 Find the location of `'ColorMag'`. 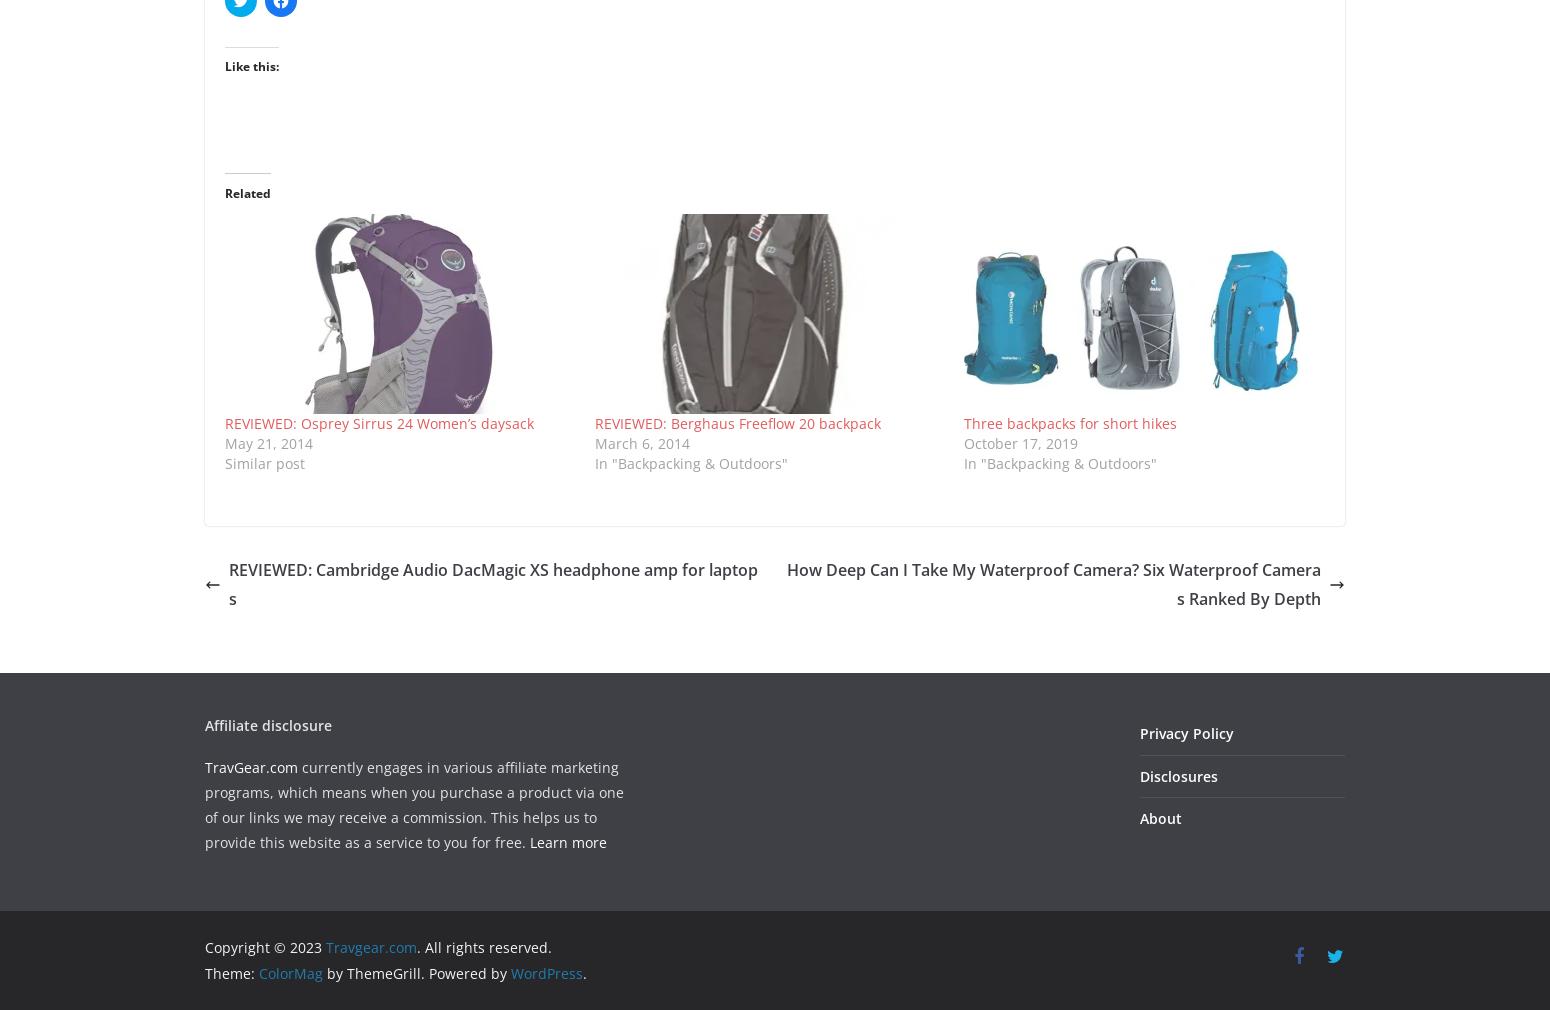

'ColorMag' is located at coordinates (290, 972).